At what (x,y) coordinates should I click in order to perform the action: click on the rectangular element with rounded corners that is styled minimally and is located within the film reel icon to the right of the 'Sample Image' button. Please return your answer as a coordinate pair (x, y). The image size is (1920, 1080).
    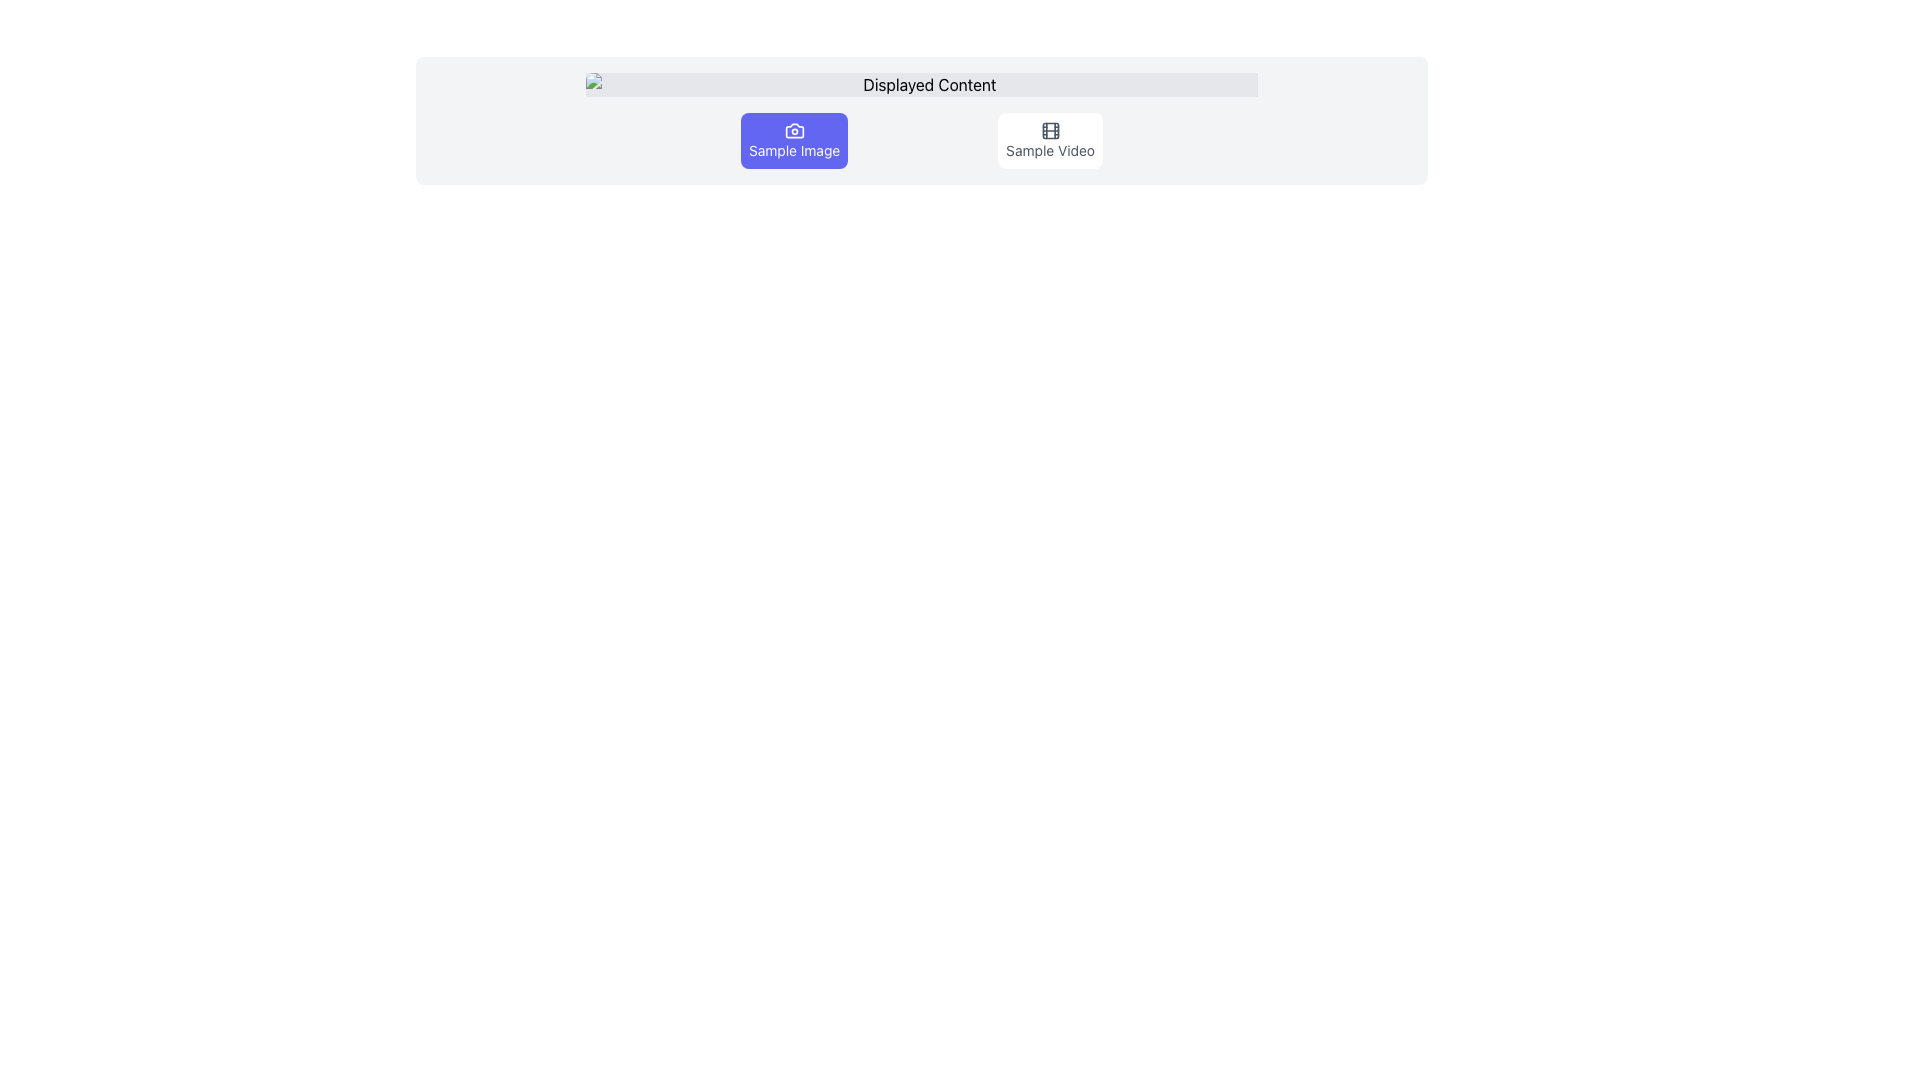
    Looking at the image, I should click on (1049, 131).